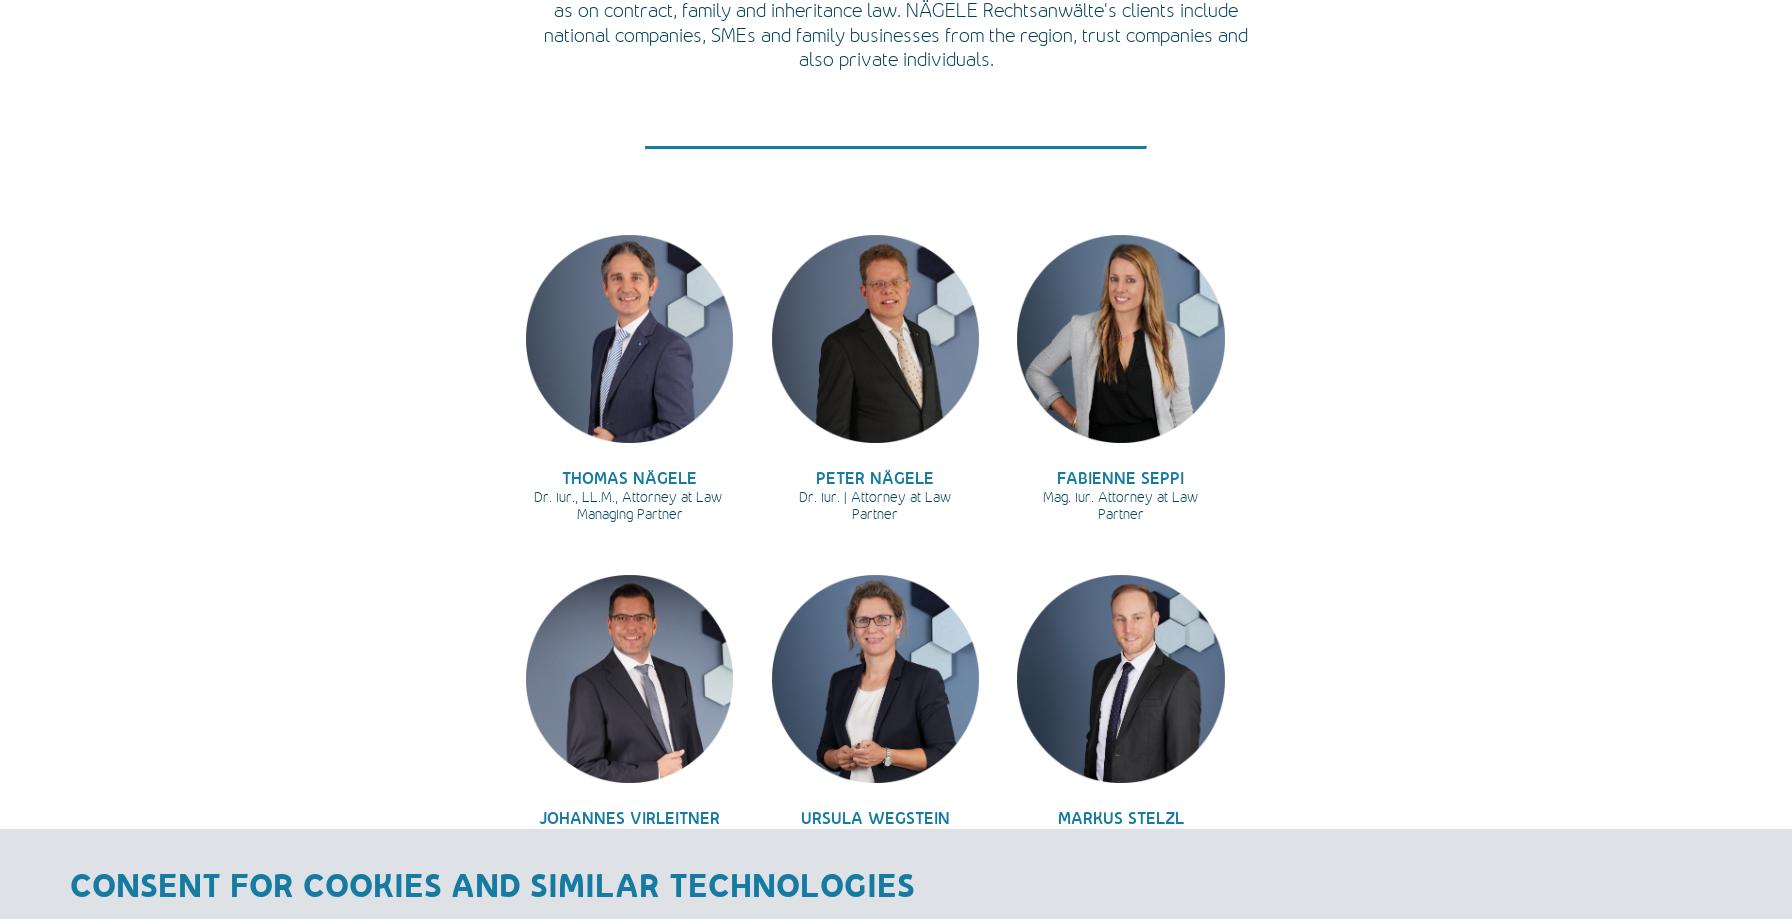 Image resolution: width=1792 pixels, height=919 pixels. What do you see at coordinates (1056, 816) in the screenshot?
I see `'MARKUS STELZL'` at bounding box center [1056, 816].